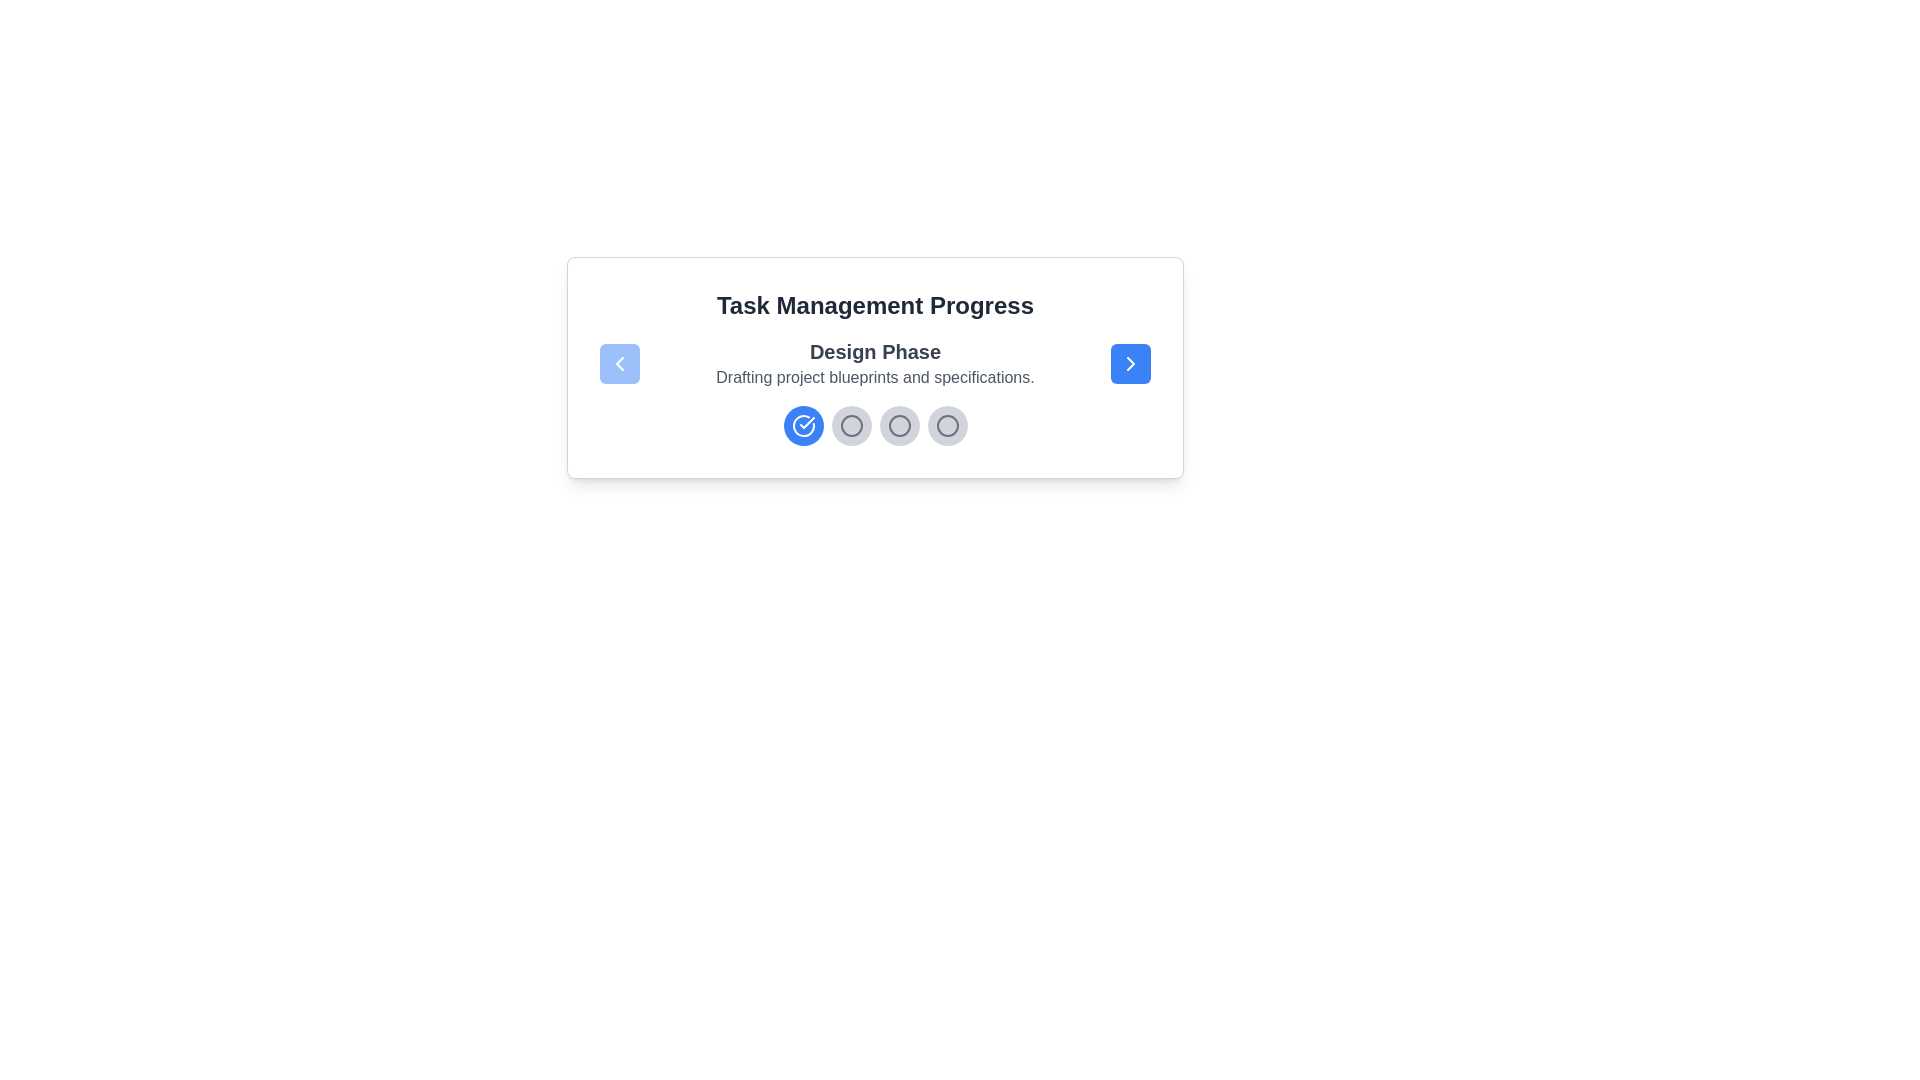 The height and width of the screenshot is (1080, 1920). What do you see at coordinates (1131, 363) in the screenshot?
I see `the right navigation button to move to the next step` at bounding box center [1131, 363].